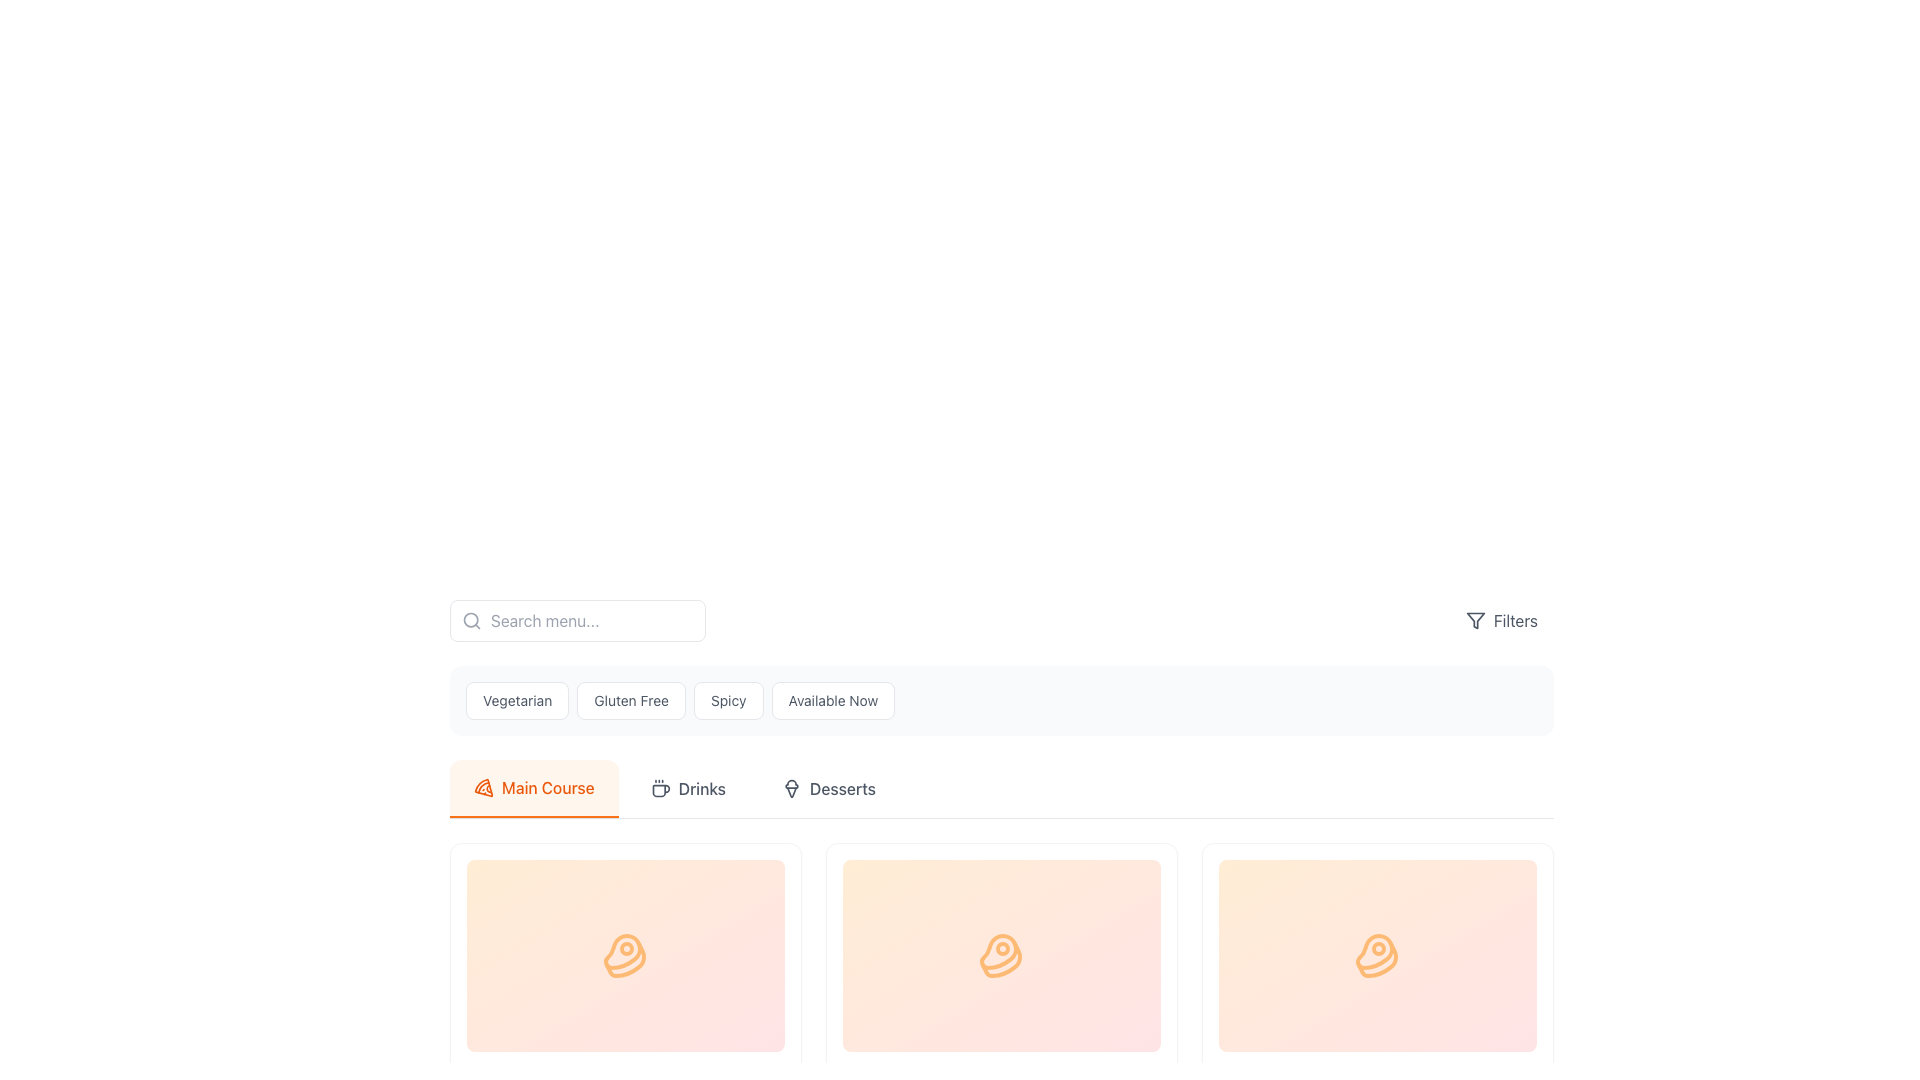  Describe the element at coordinates (688, 788) in the screenshot. I see `the button to switch to the Drinks category, which is the second button in a horizontal row located between the Main Course and Desserts buttons` at that location.